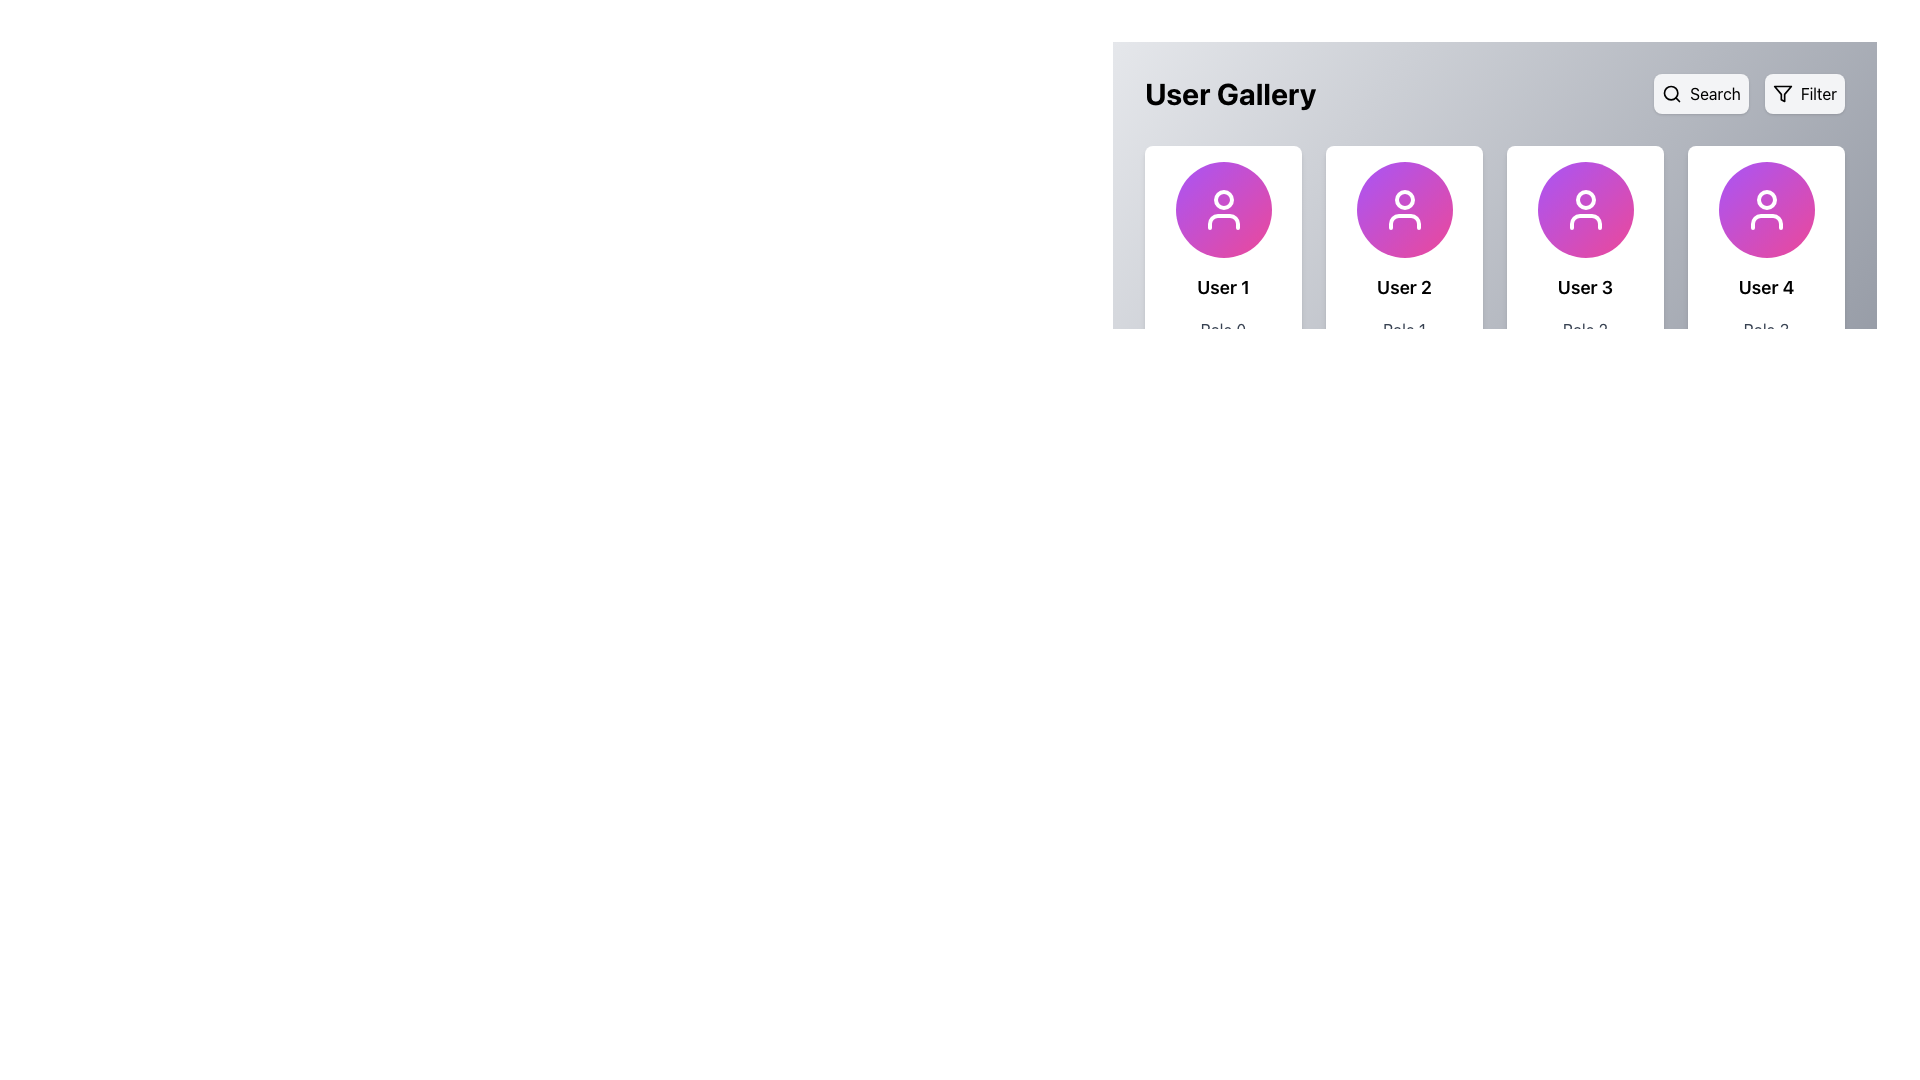 Image resolution: width=1920 pixels, height=1080 pixels. I want to click on the text label displaying 'Role 0' located beneath the 'User 1' label in the user profile card, so click(1222, 329).